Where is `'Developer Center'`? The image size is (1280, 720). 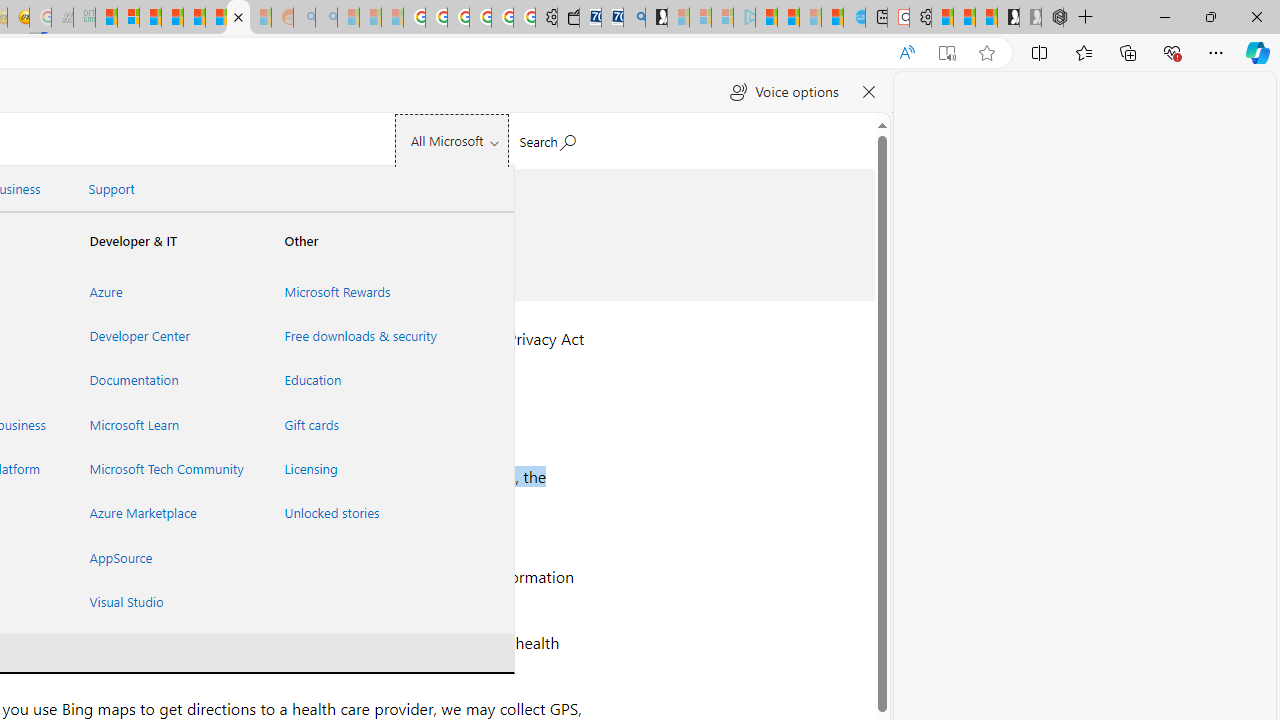
'Developer Center' is located at coordinates (163, 335).